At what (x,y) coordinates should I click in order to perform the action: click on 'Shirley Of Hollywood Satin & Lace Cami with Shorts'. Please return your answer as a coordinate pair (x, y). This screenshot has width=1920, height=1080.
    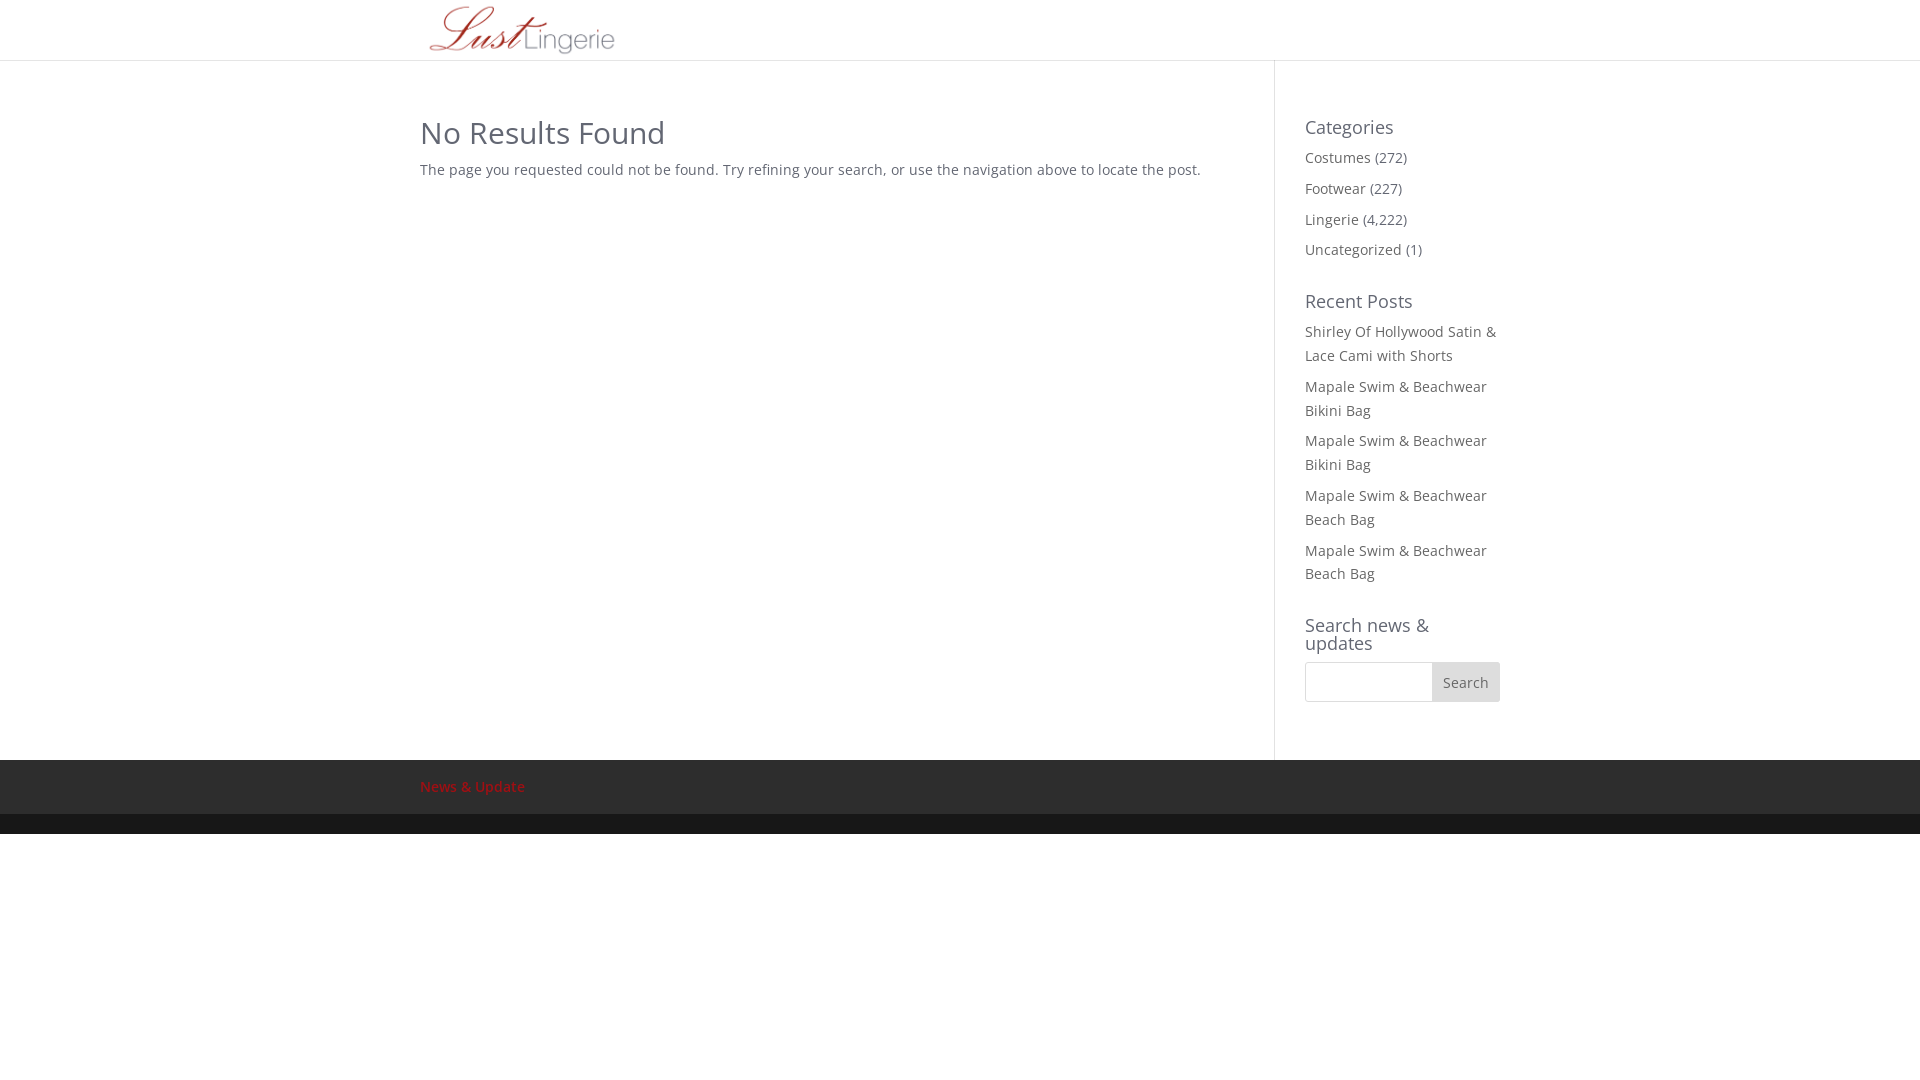
    Looking at the image, I should click on (1399, 342).